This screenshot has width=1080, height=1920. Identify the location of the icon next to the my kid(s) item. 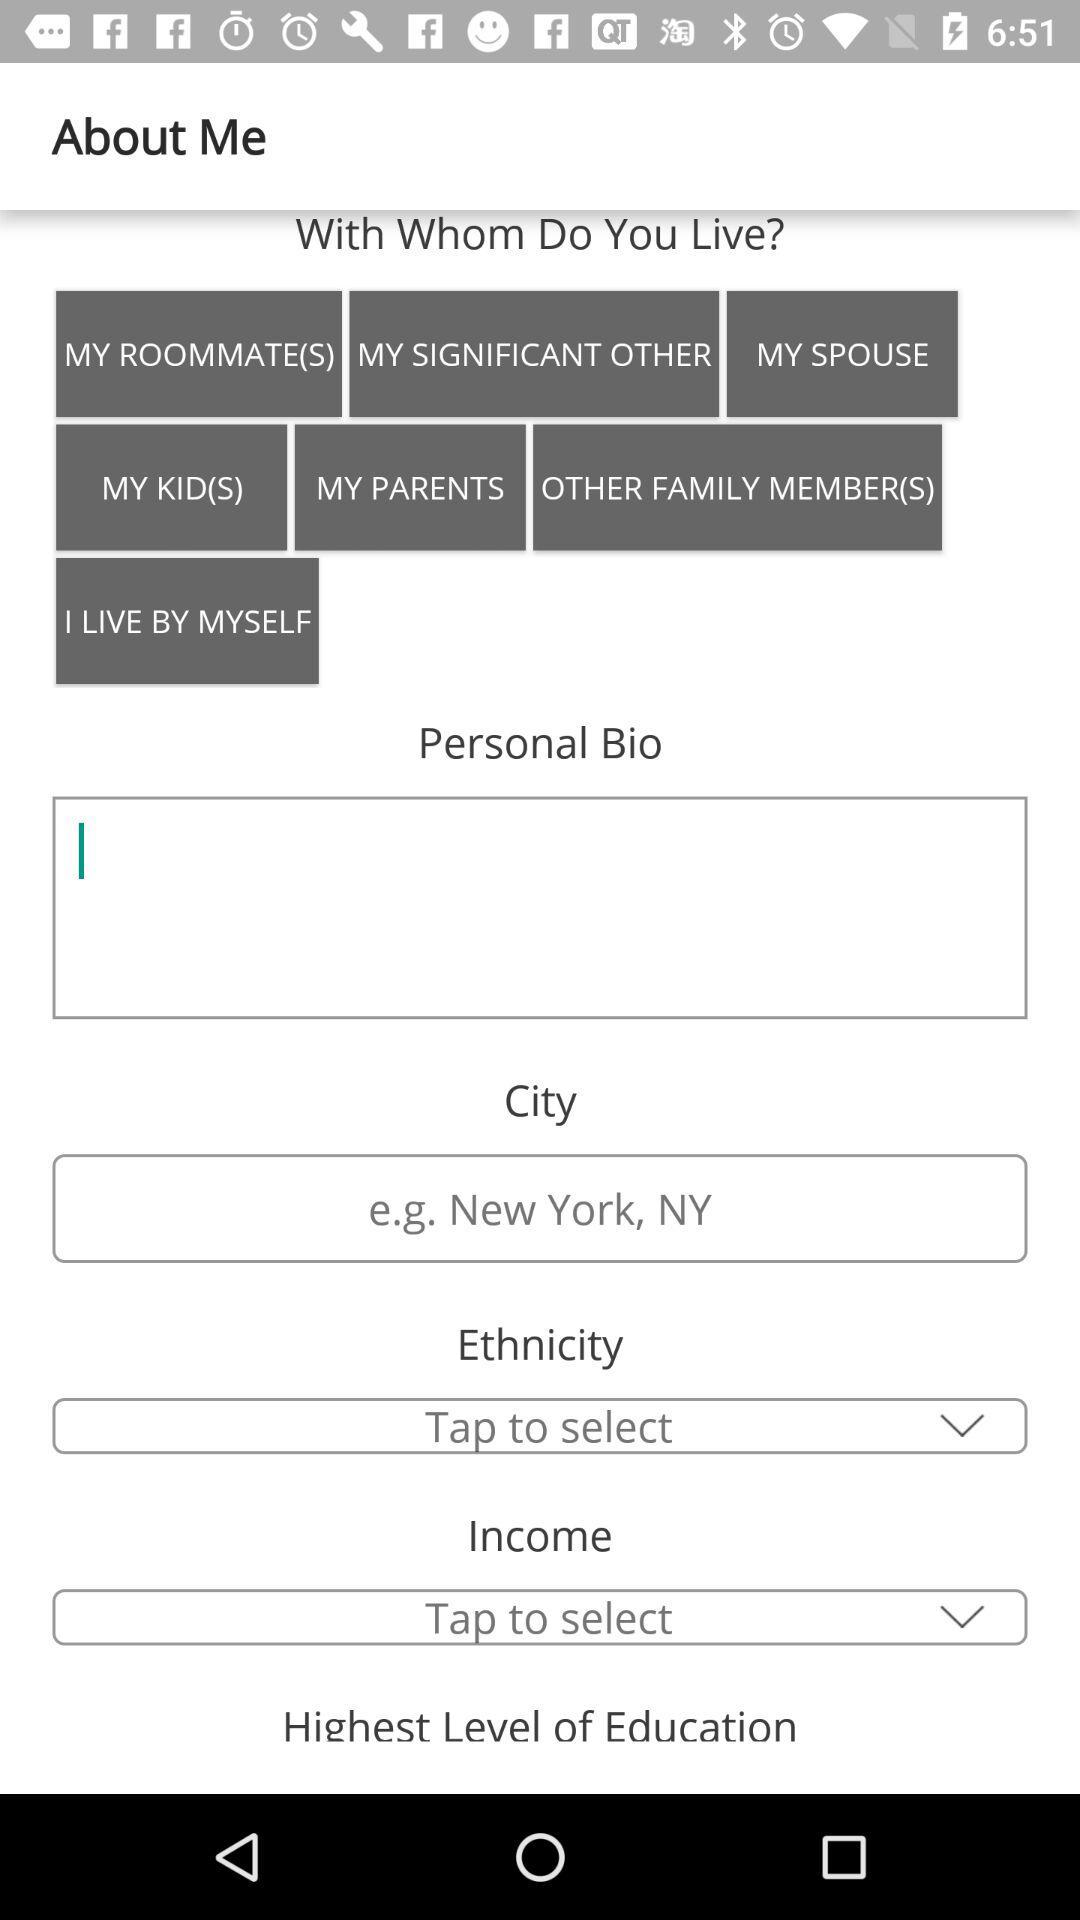
(409, 487).